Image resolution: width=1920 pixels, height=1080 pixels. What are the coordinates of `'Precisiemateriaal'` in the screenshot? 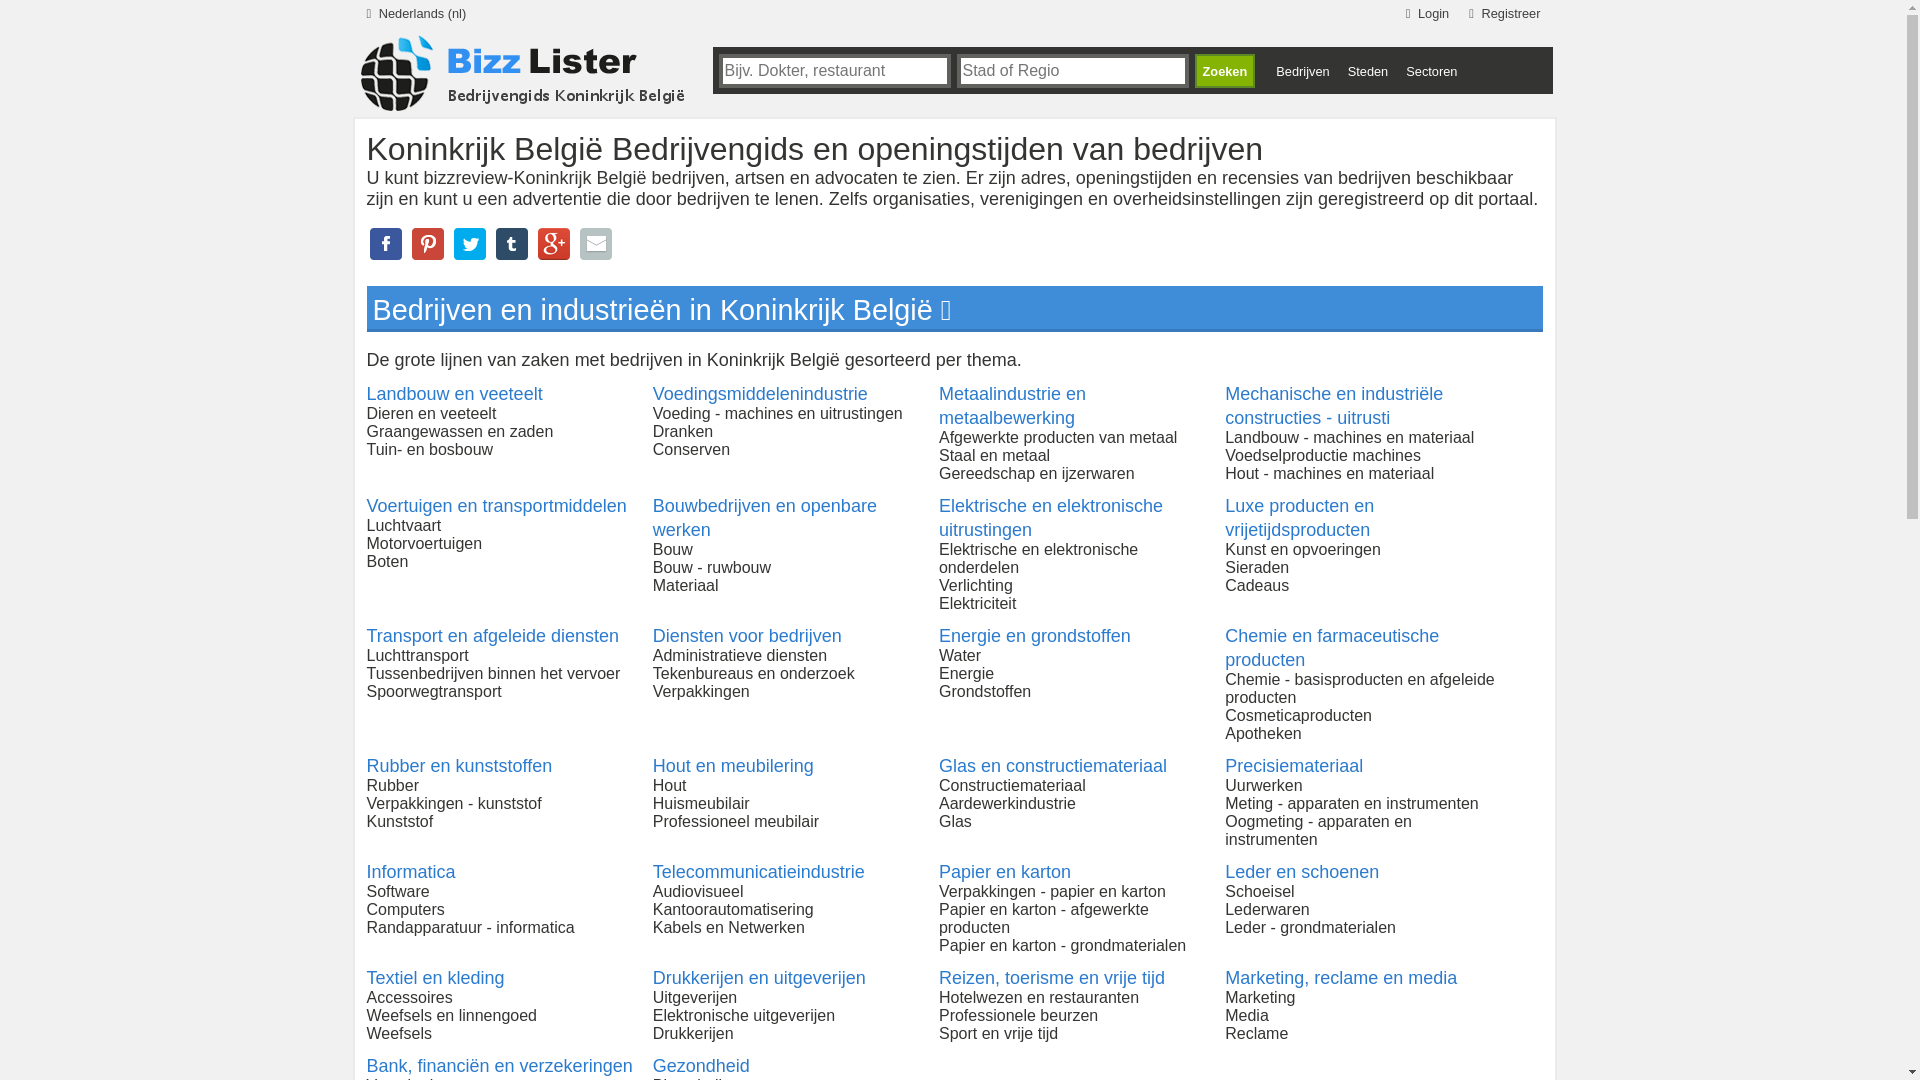 It's located at (1294, 765).